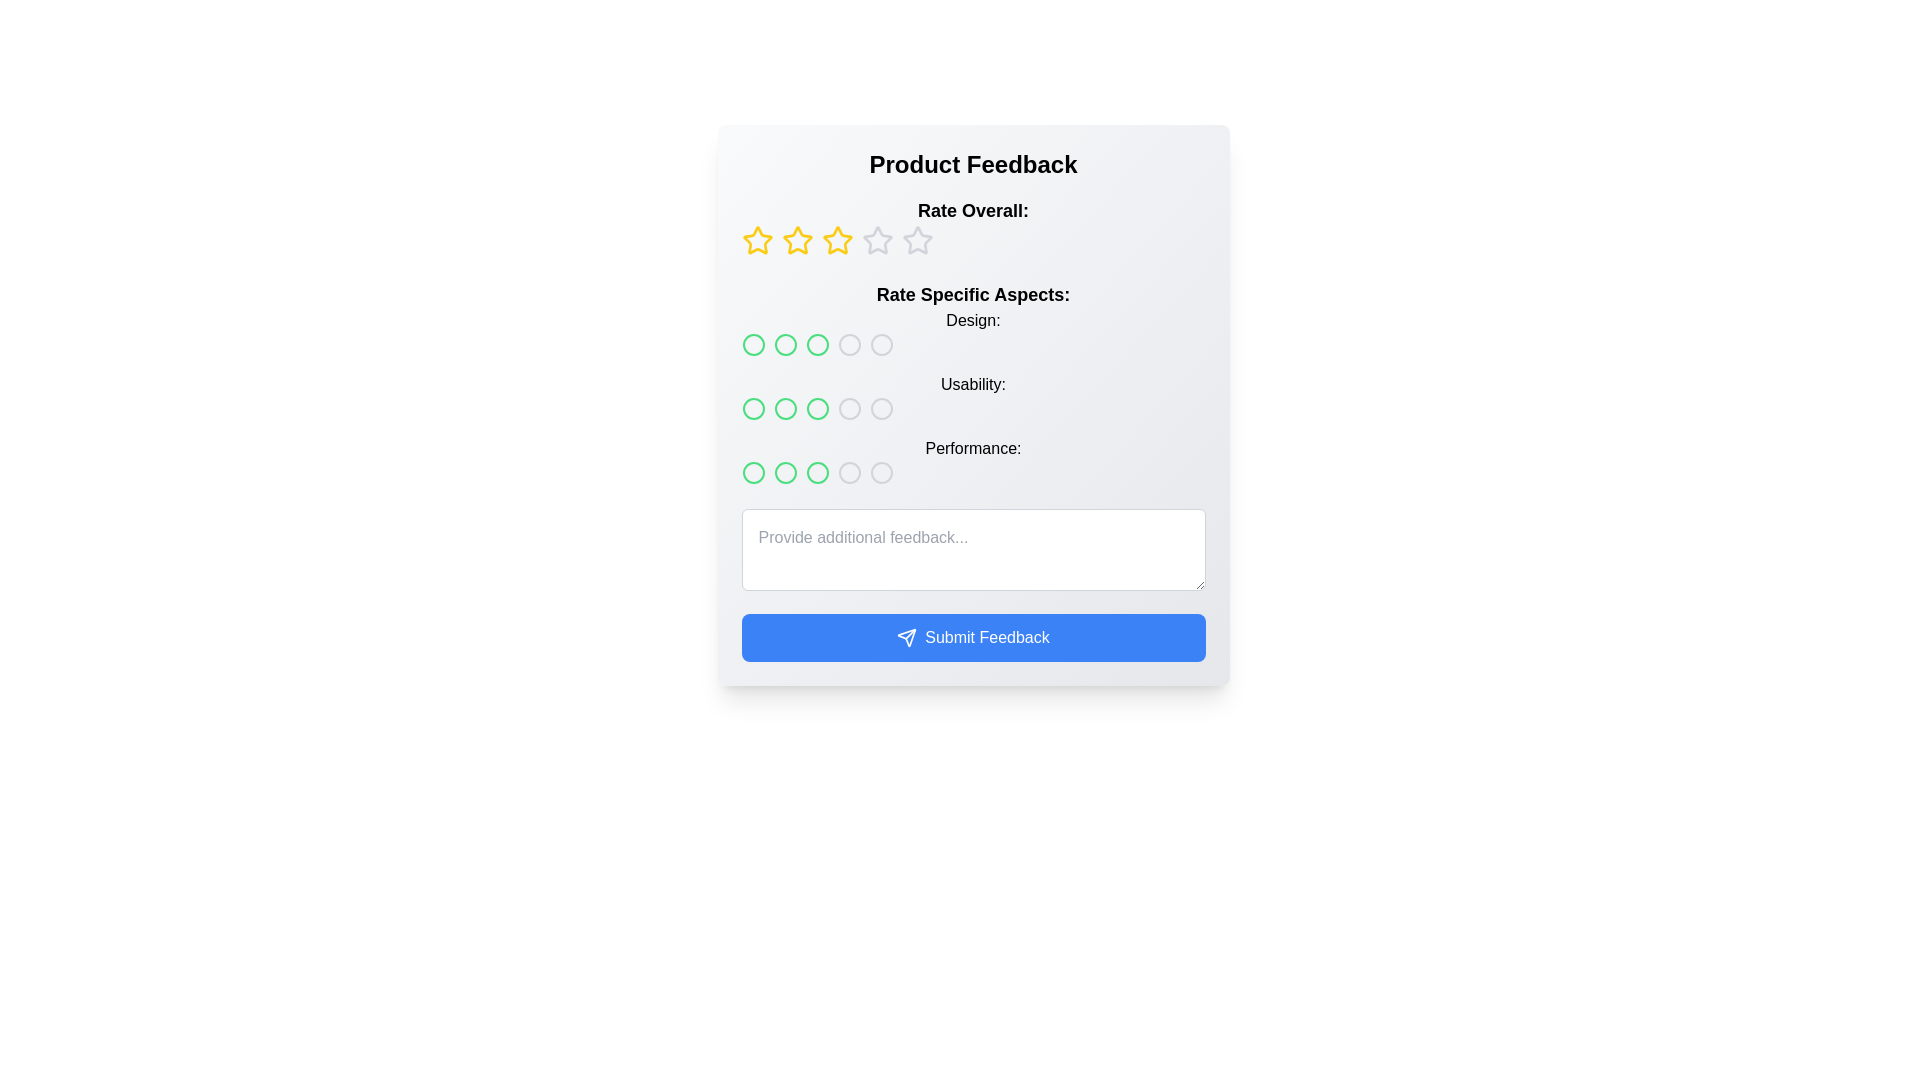 This screenshot has width=1920, height=1080. What do you see at coordinates (817, 343) in the screenshot?
I see `the third interactive selectable icon (rating element) with a green outline in the 'Rate Specific Aspects' section under the 'Design' label` at bounding box center [817, 343].